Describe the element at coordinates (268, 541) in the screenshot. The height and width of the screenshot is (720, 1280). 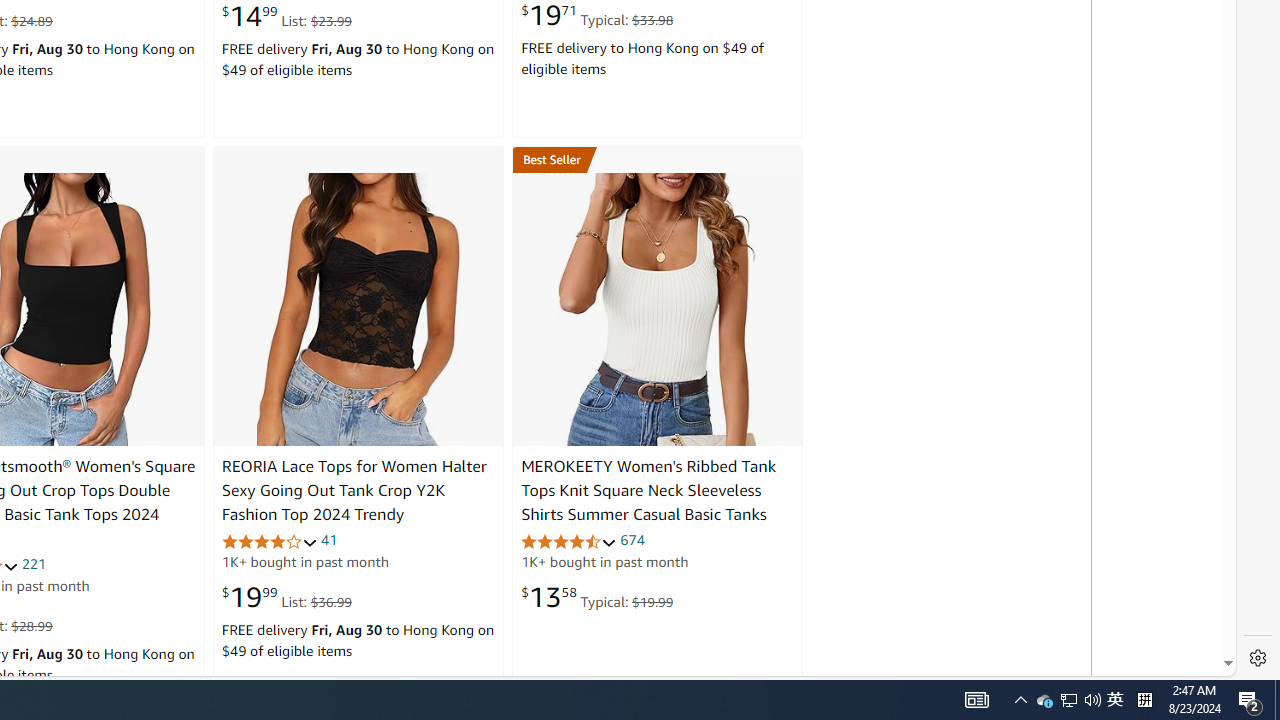
I see `'4.0 out of 5 stars'` at that location.